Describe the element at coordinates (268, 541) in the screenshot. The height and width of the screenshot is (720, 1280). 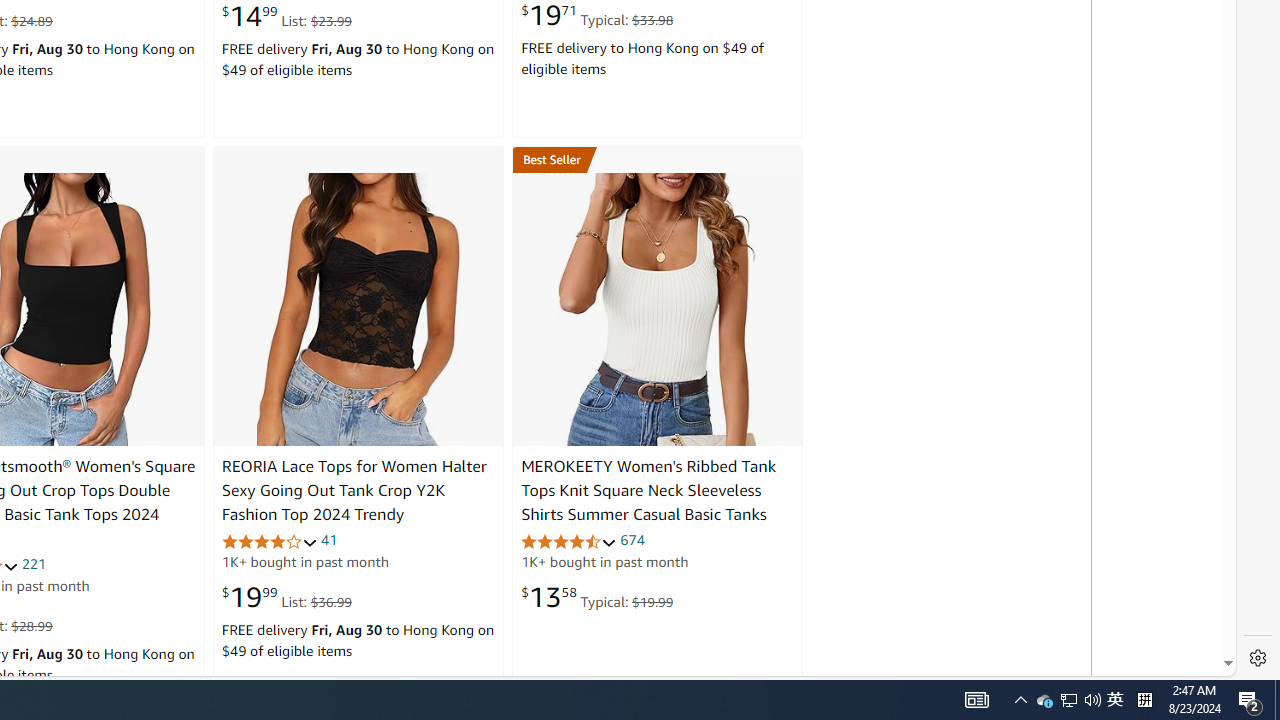
I see `'4.0 out of 5 stars'` at that location.